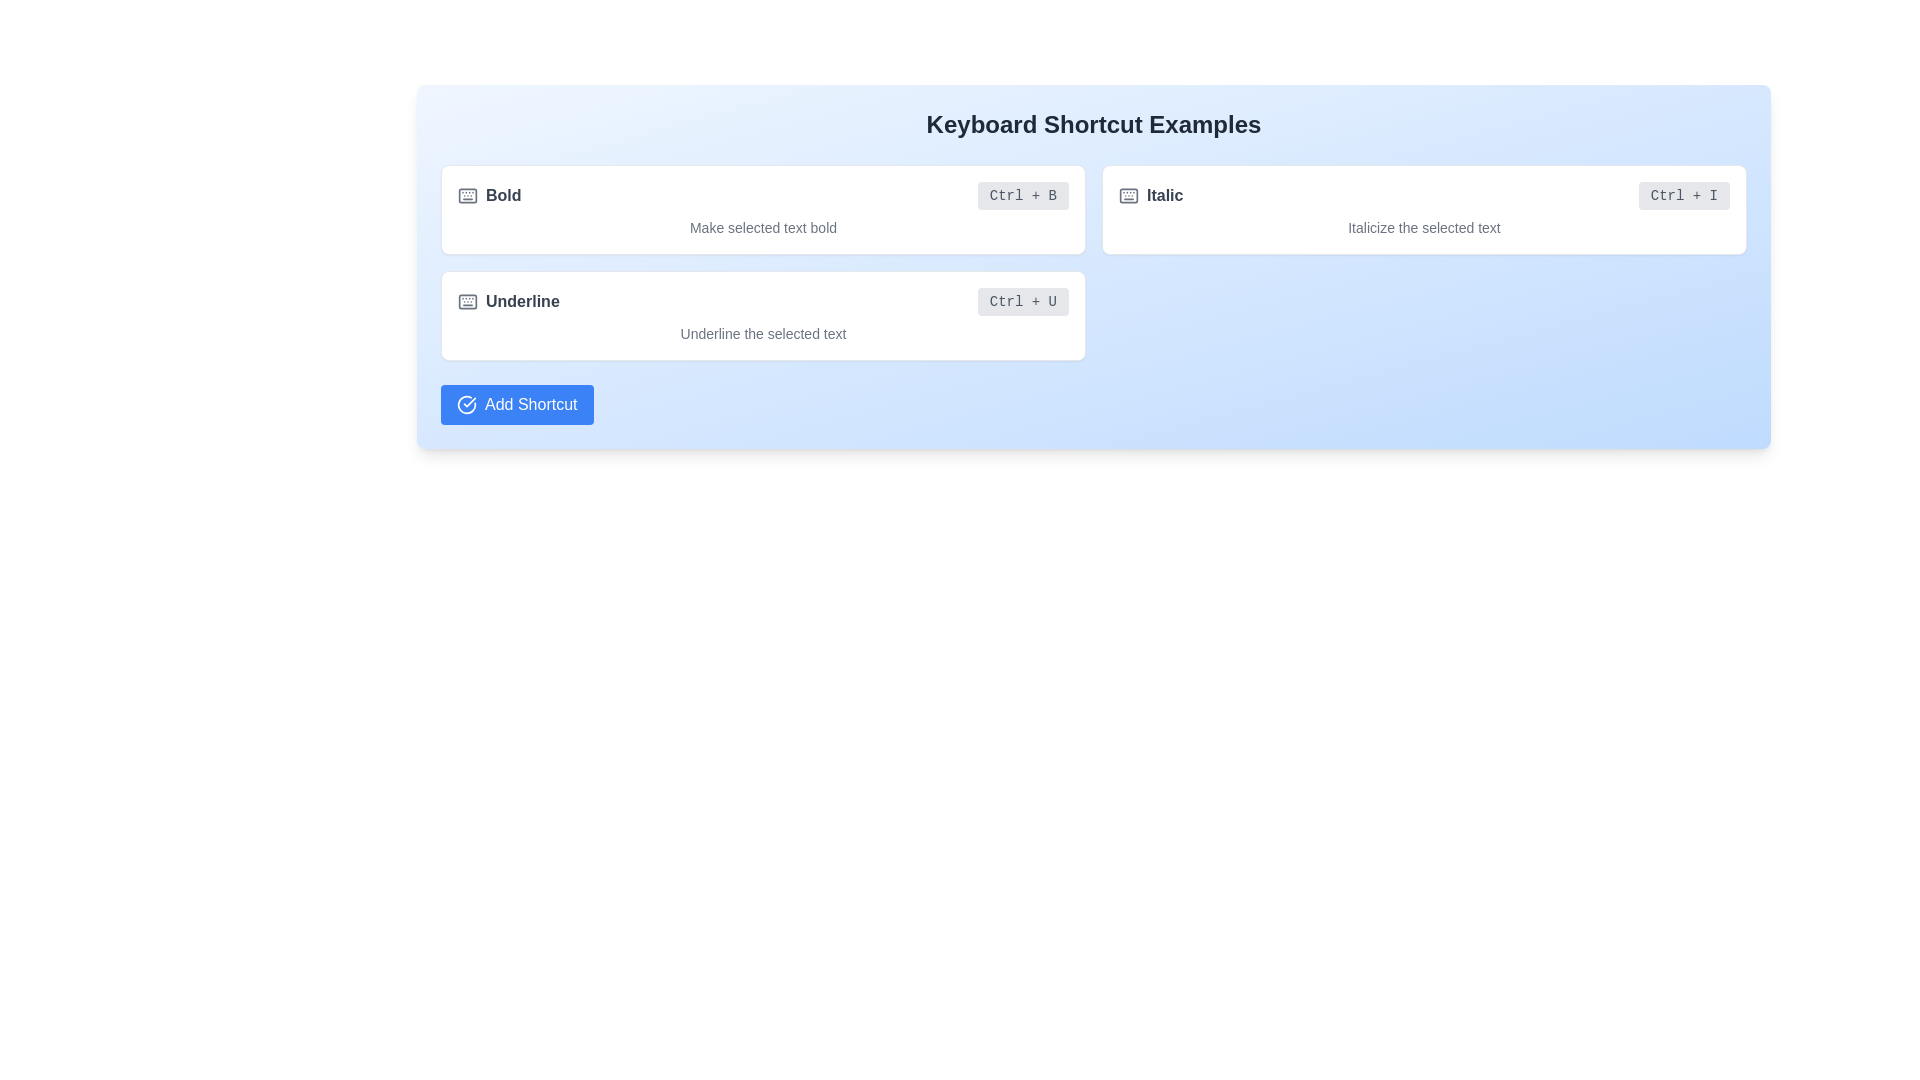 This screenshot has height=1080, width=1920. Describe the element at coordinates (1023, 301) in the screenshot. I see `the informational label displaying the keyboard shortcut for underlining text, located in the middle-right section under the header 'Keyboard Shortcut Examples'` at that location.